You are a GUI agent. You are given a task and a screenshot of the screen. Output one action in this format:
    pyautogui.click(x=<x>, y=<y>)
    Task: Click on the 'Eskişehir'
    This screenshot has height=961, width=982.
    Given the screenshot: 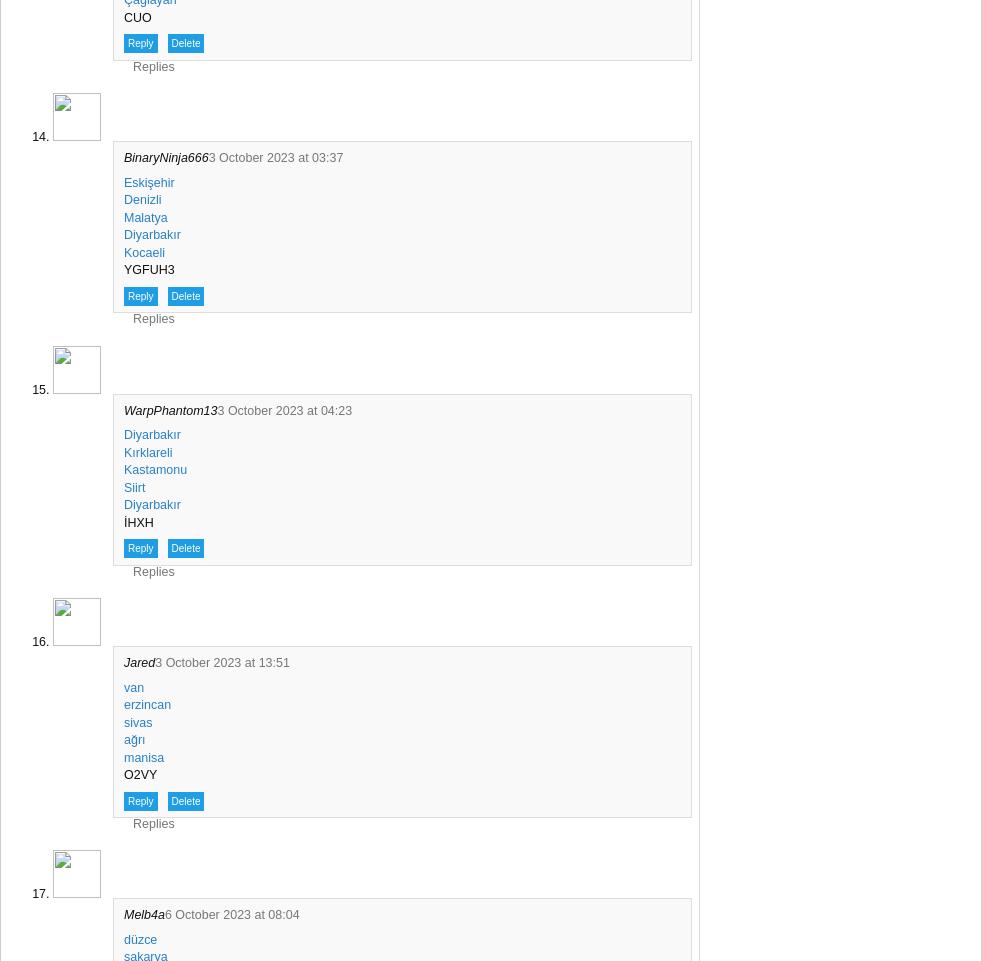 What is the action you would take?
    pyautogui.click(x=147, y=182)
    